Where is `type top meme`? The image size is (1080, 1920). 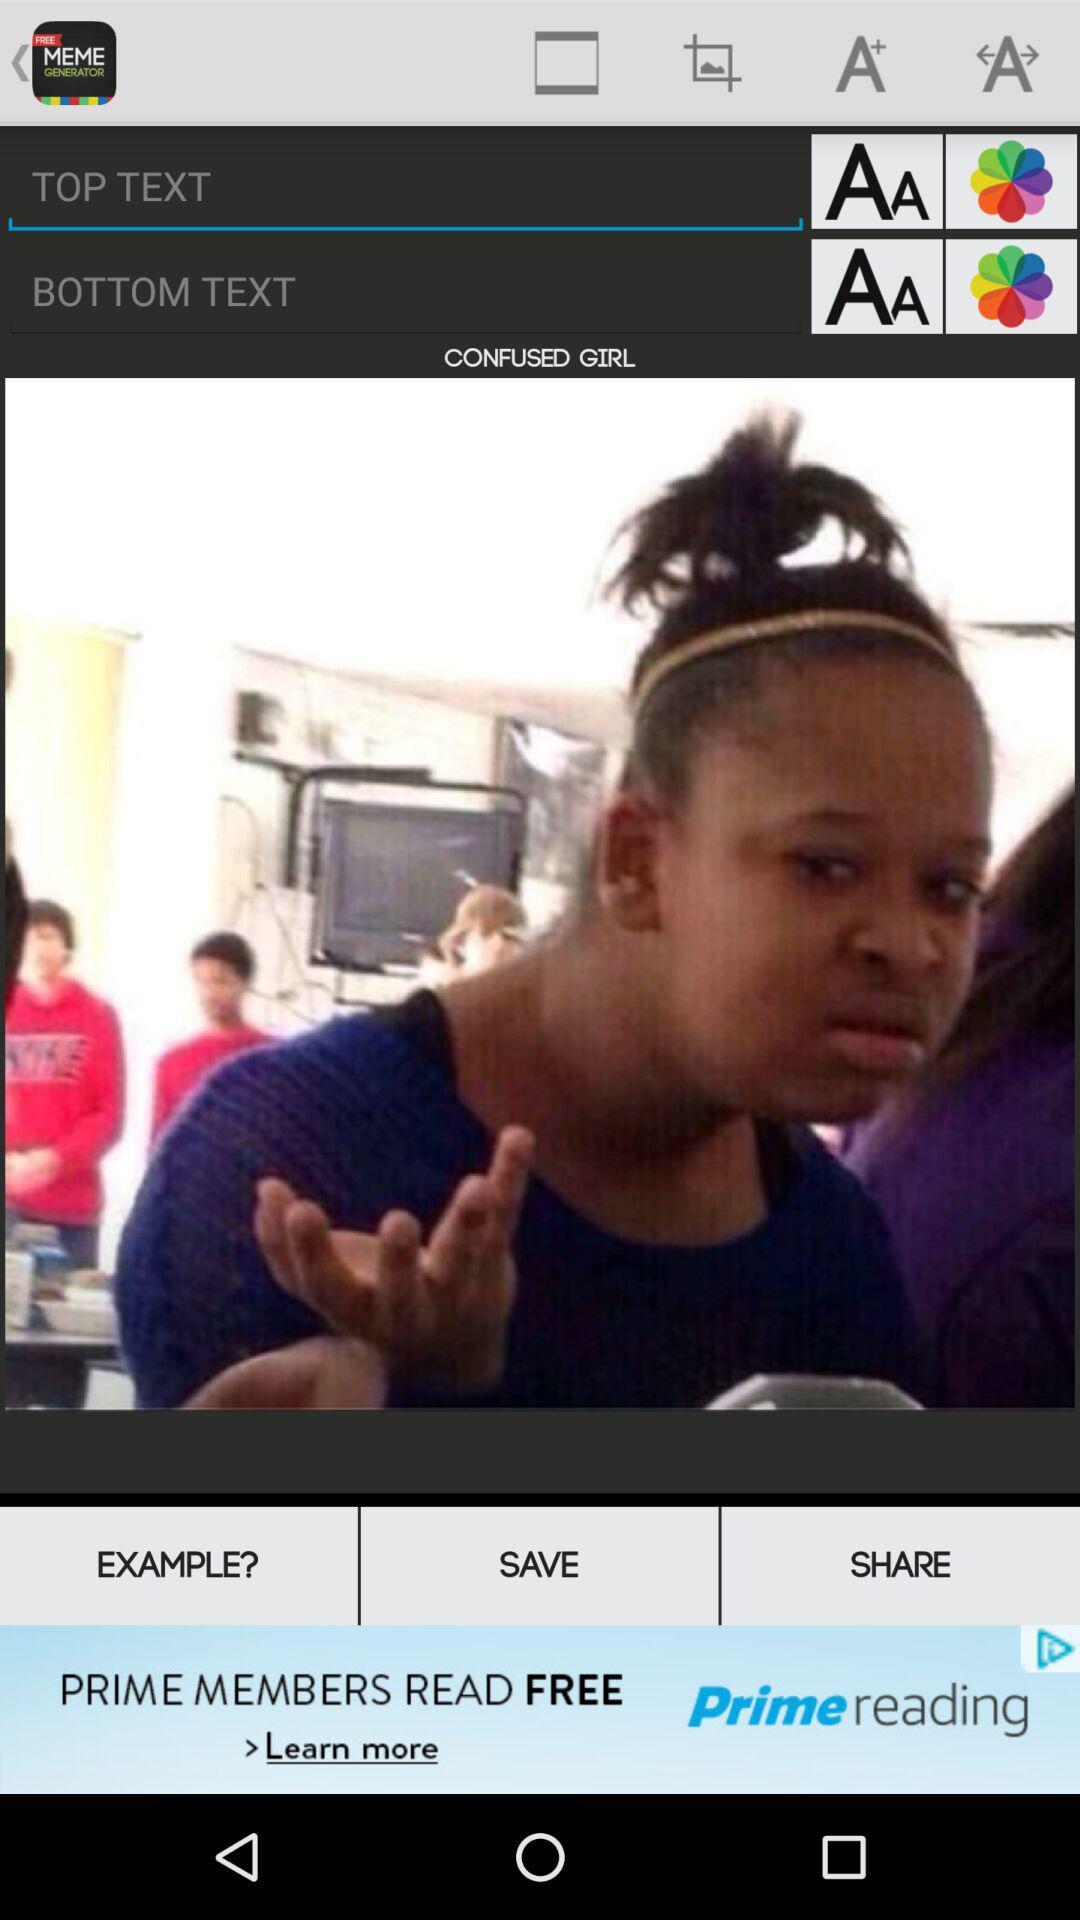
type top meme is located at coordinates (405, 186).